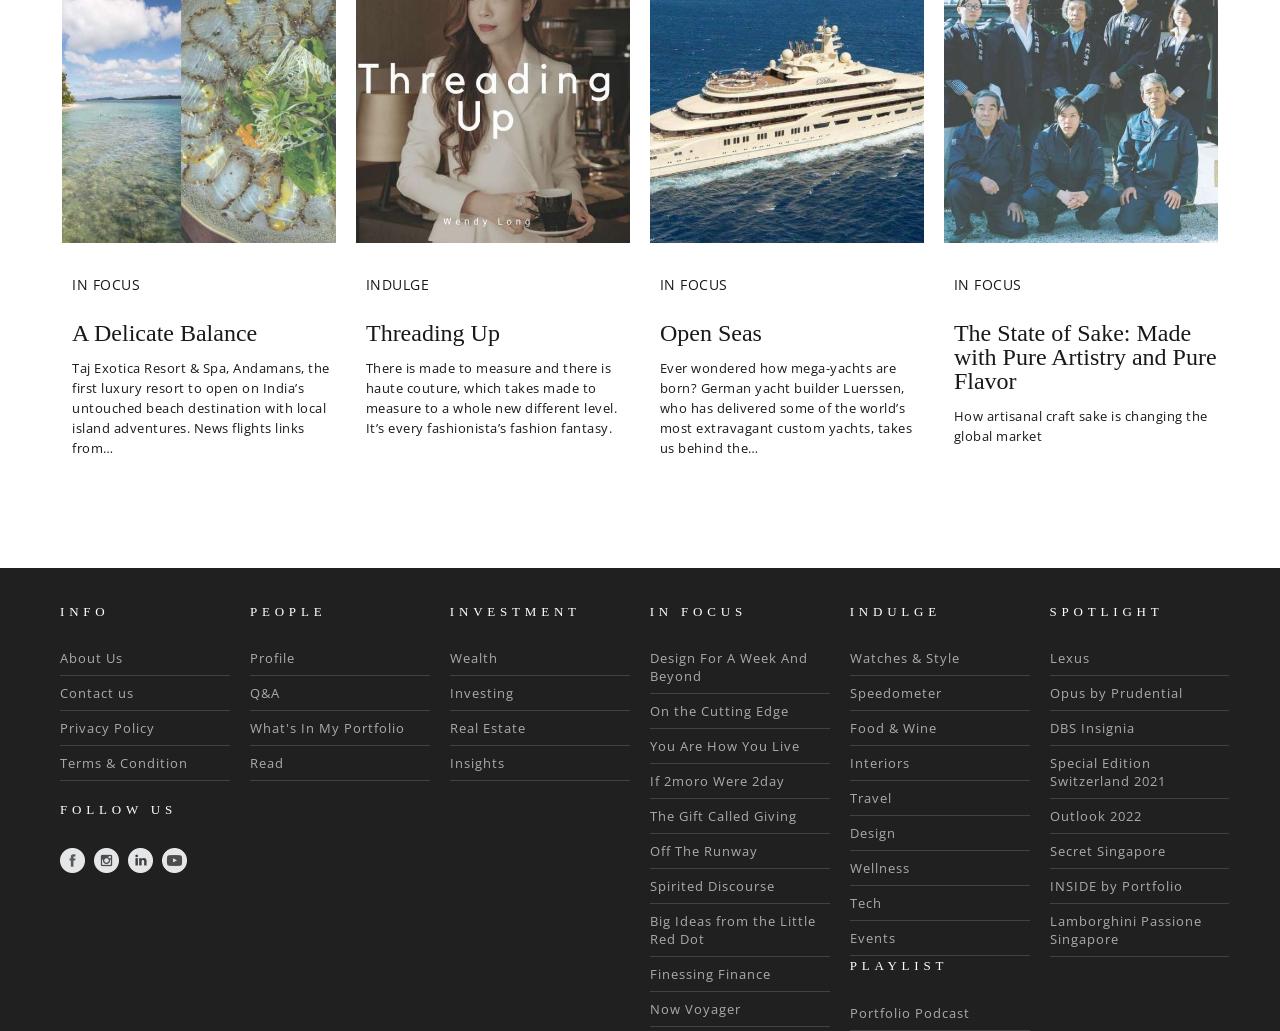  What do you see at coordinates (872, 937) in the screenshot?
I see `'Events'` at bounding box center [872, 937].